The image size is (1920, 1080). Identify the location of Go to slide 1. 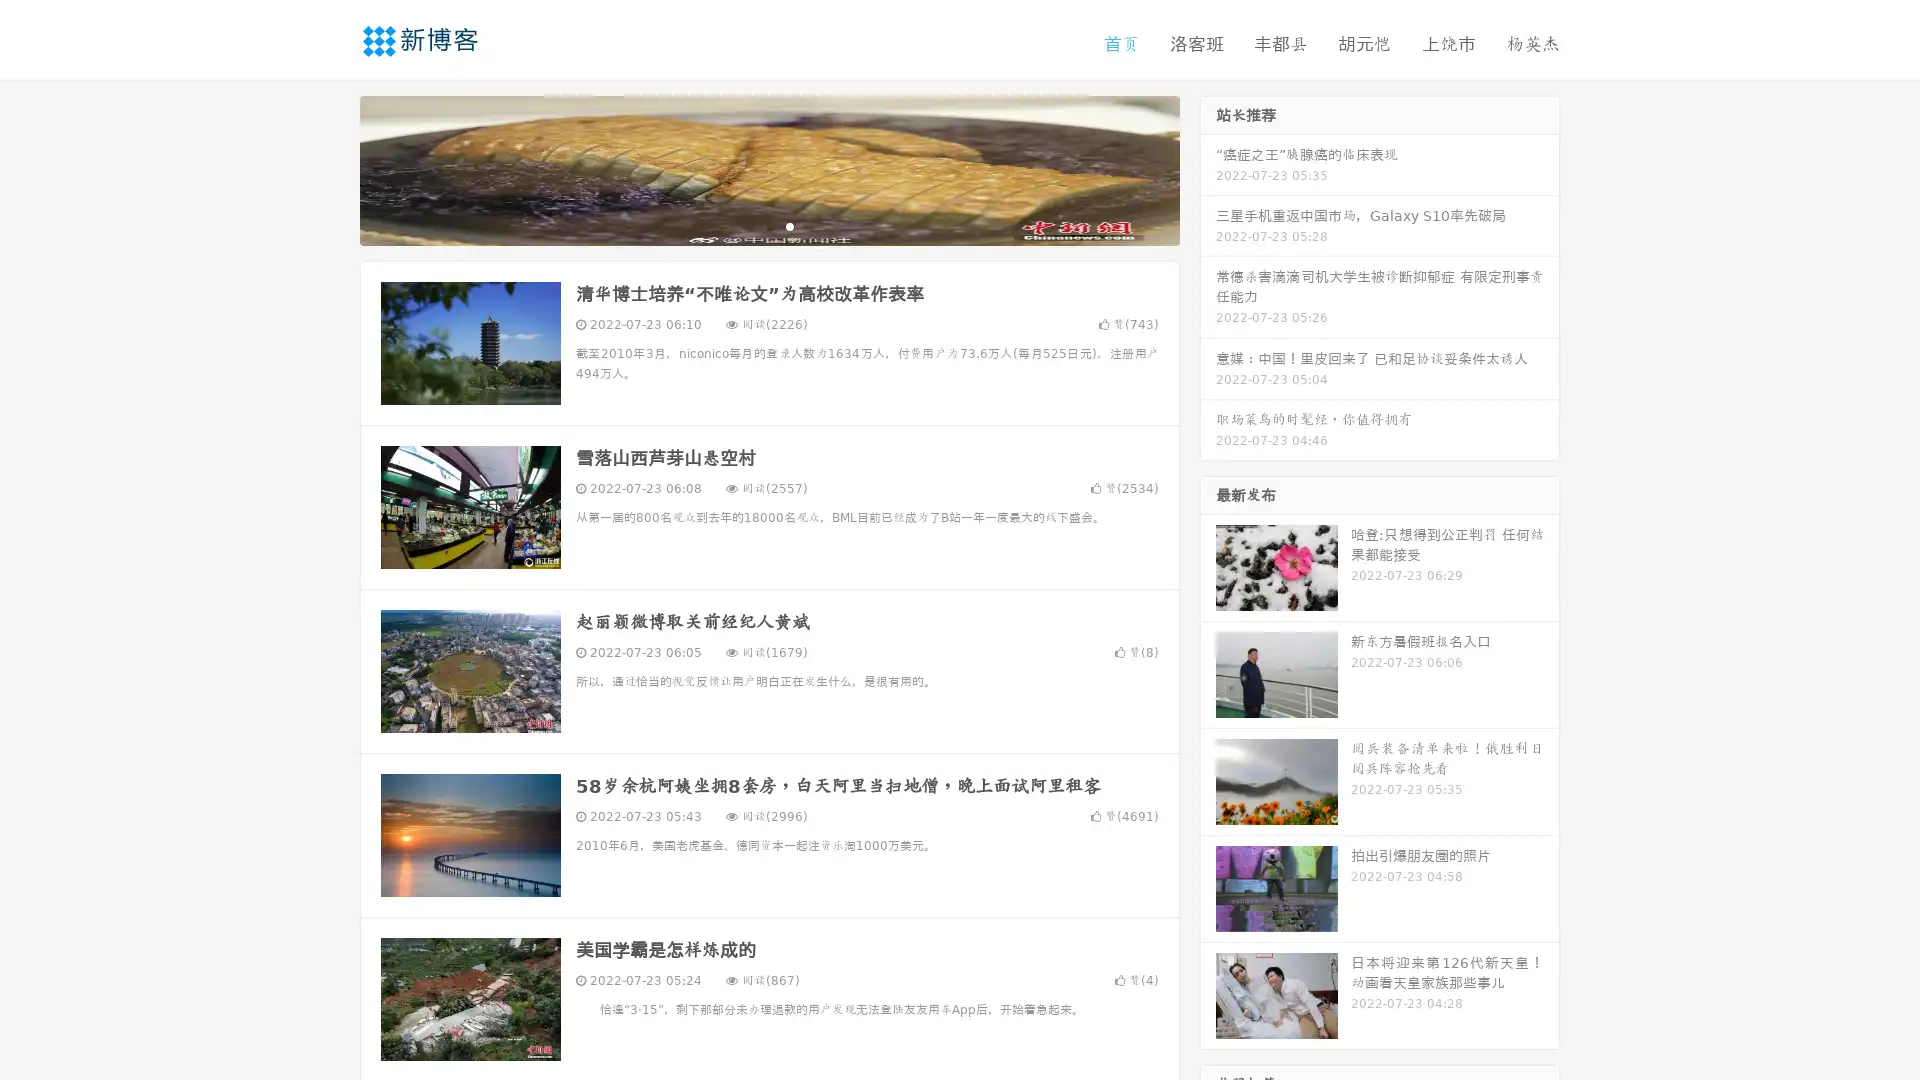
(748, 225).